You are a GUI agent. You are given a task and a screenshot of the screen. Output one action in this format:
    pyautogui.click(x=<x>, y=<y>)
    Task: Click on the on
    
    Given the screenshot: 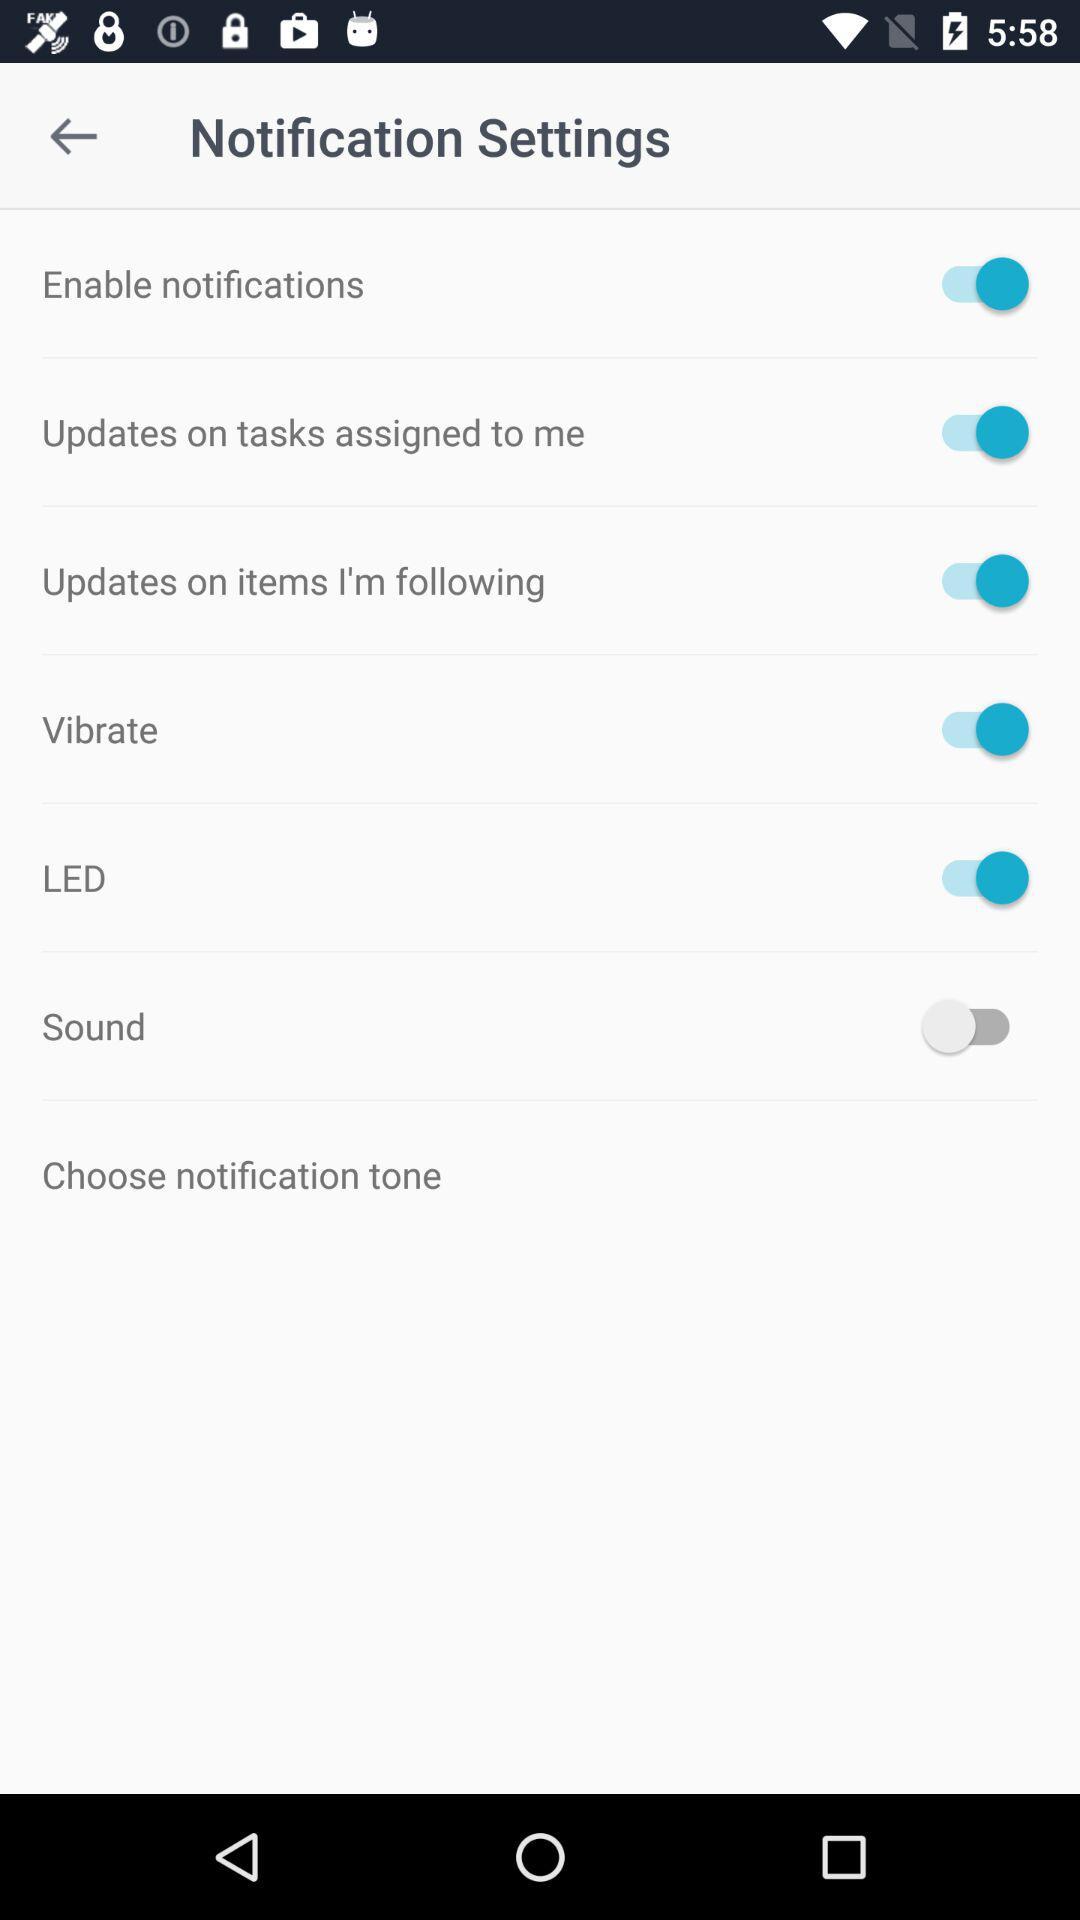 What is the action you would take?
    pyautogui.click(x=974, y=1026)
    